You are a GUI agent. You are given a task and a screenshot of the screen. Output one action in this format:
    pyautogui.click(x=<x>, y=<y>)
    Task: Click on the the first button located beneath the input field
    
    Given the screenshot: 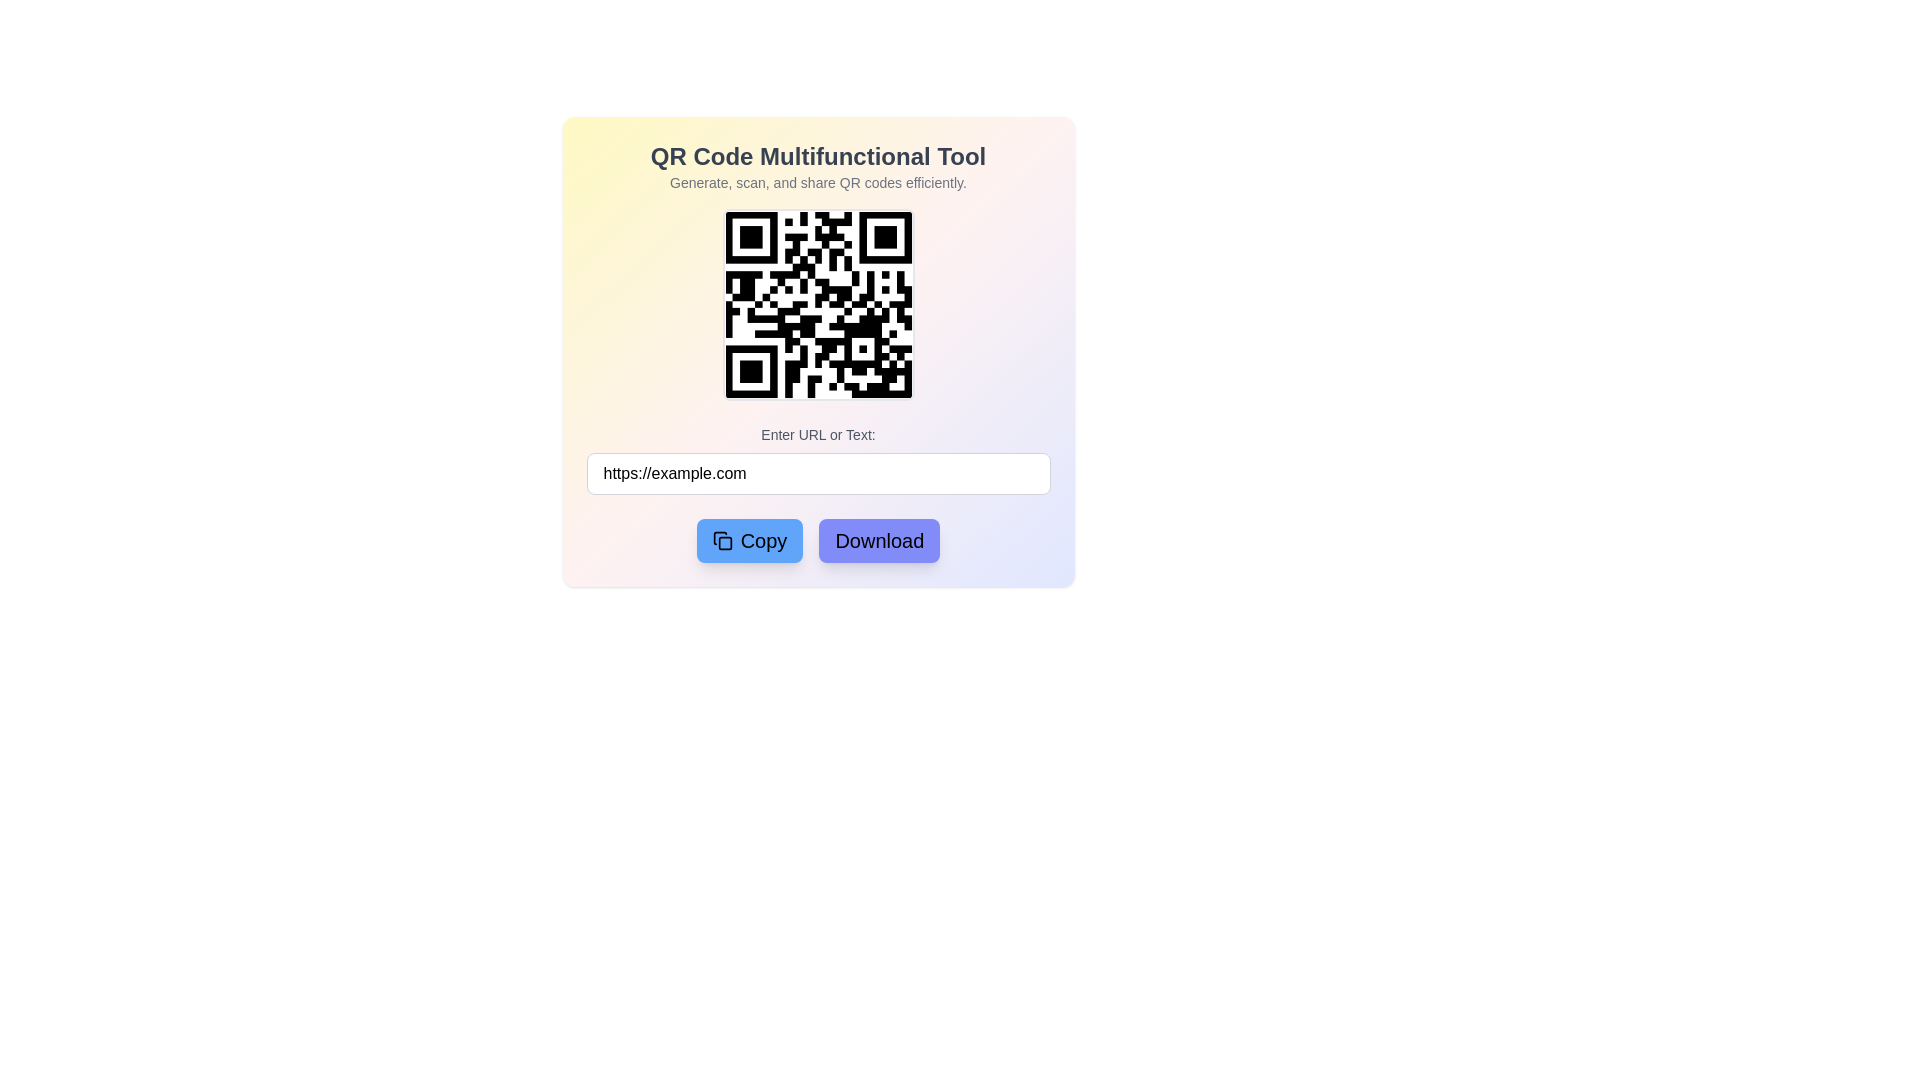 What is the action you would take?
    pyautogui.click(x=748, y=540)
    